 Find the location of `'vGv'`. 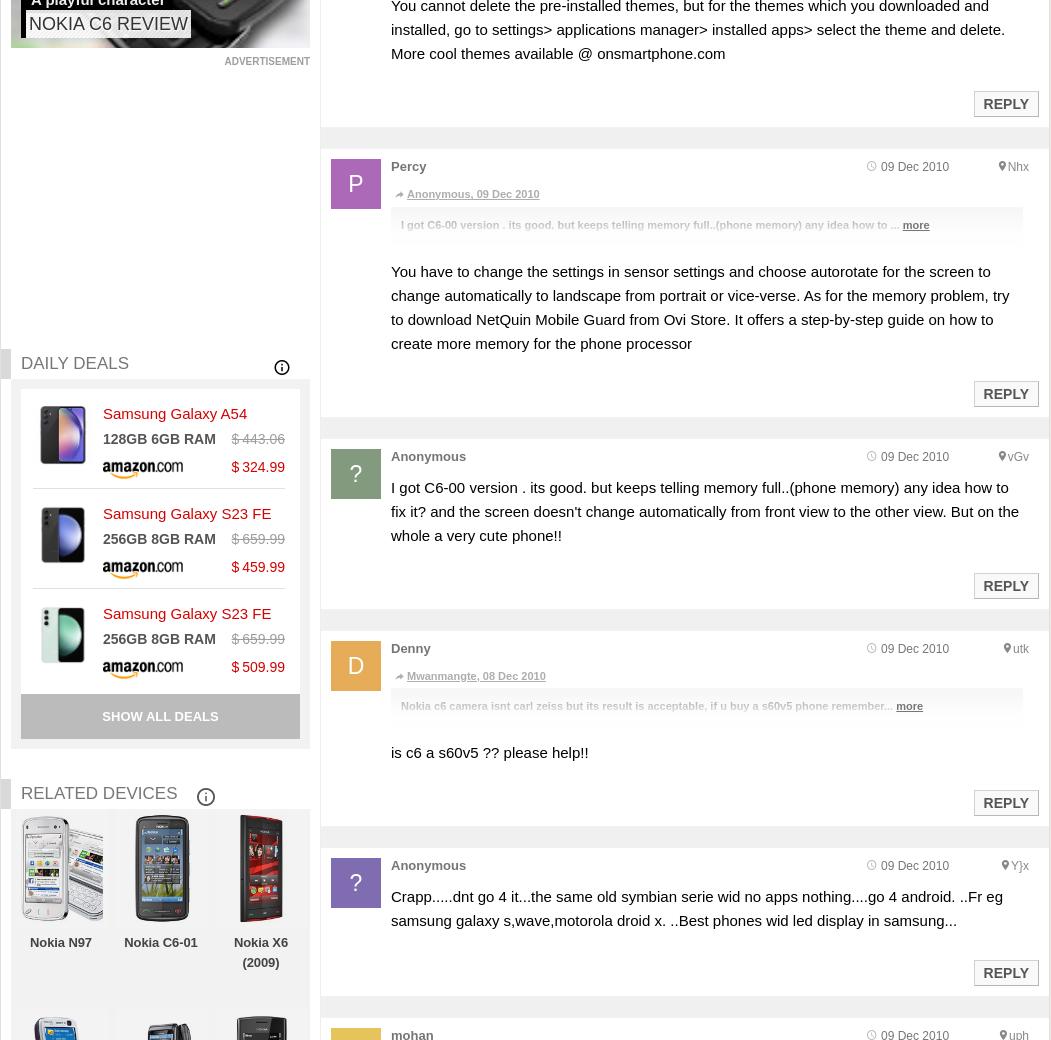

'vGv' is located at coordinates (1016, 456).